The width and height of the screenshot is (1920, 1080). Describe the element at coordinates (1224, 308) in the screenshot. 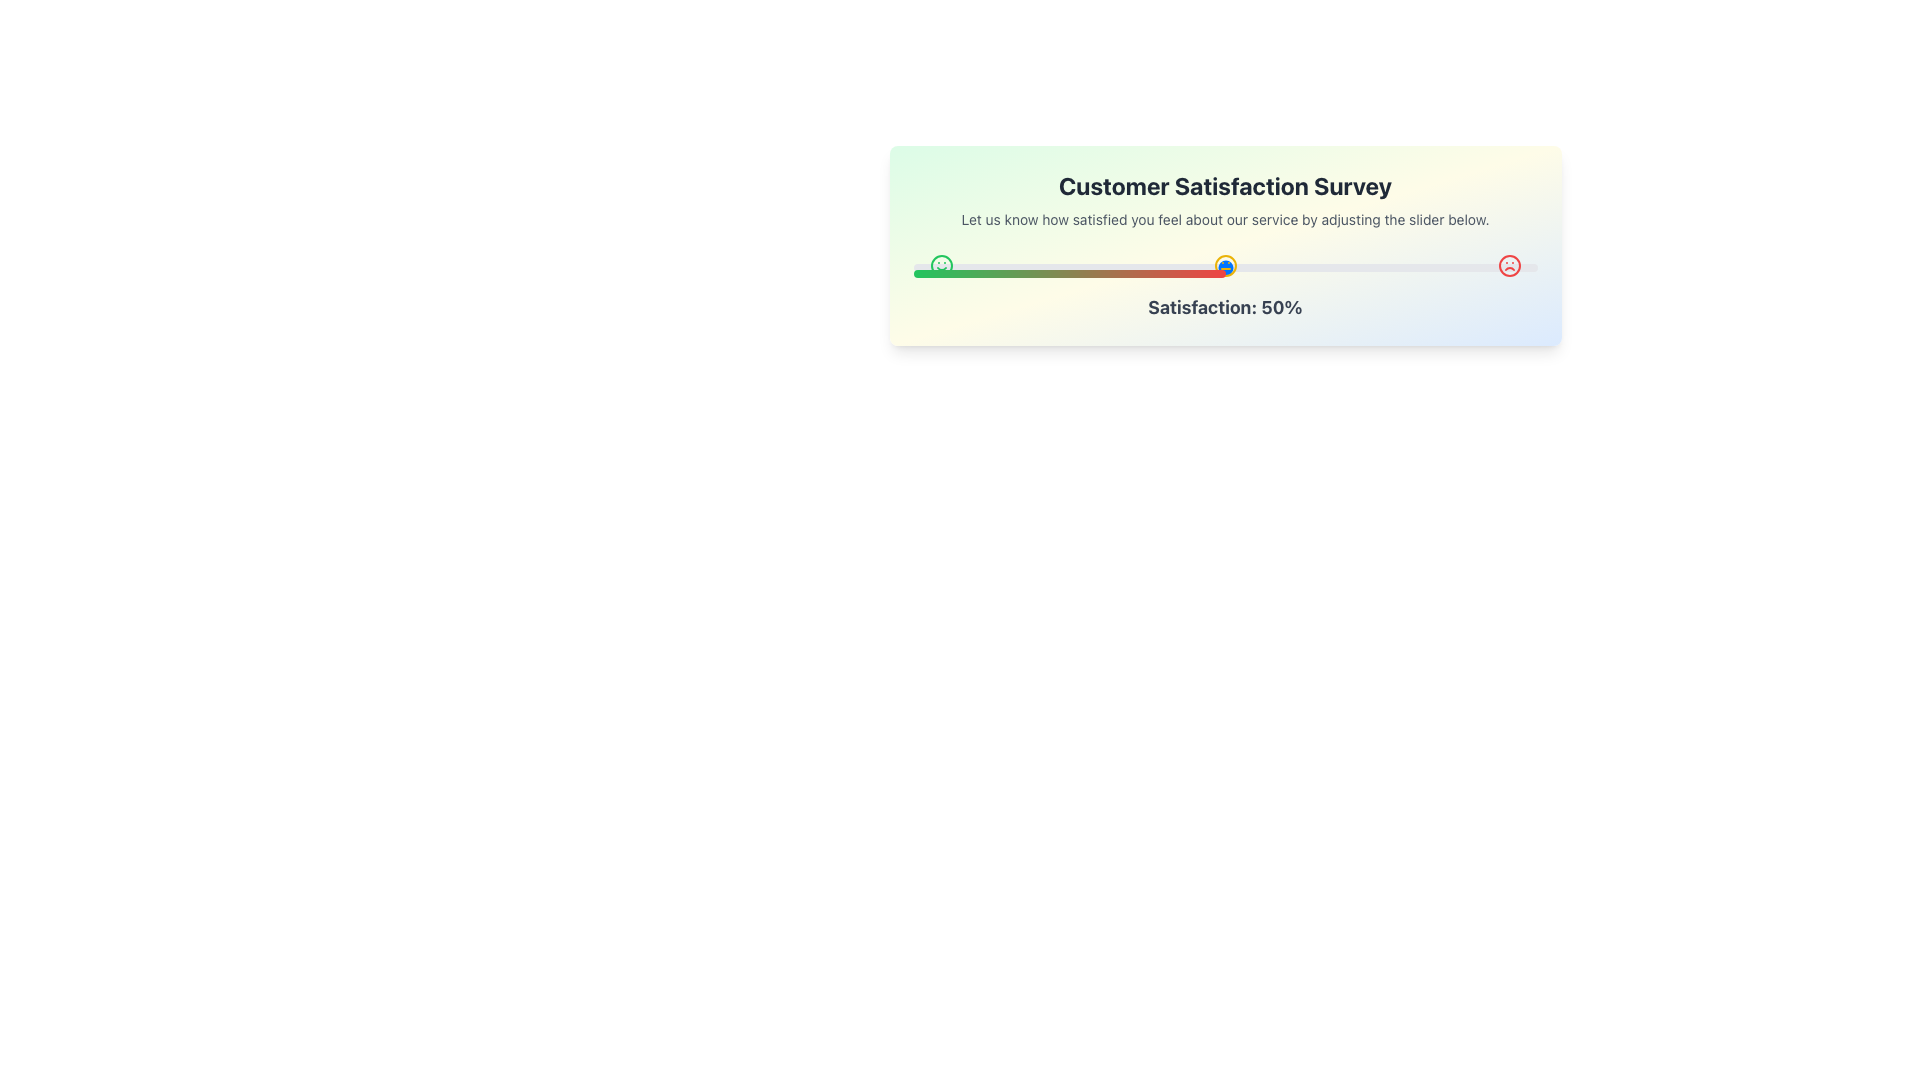

I see `the slider above` at that location.